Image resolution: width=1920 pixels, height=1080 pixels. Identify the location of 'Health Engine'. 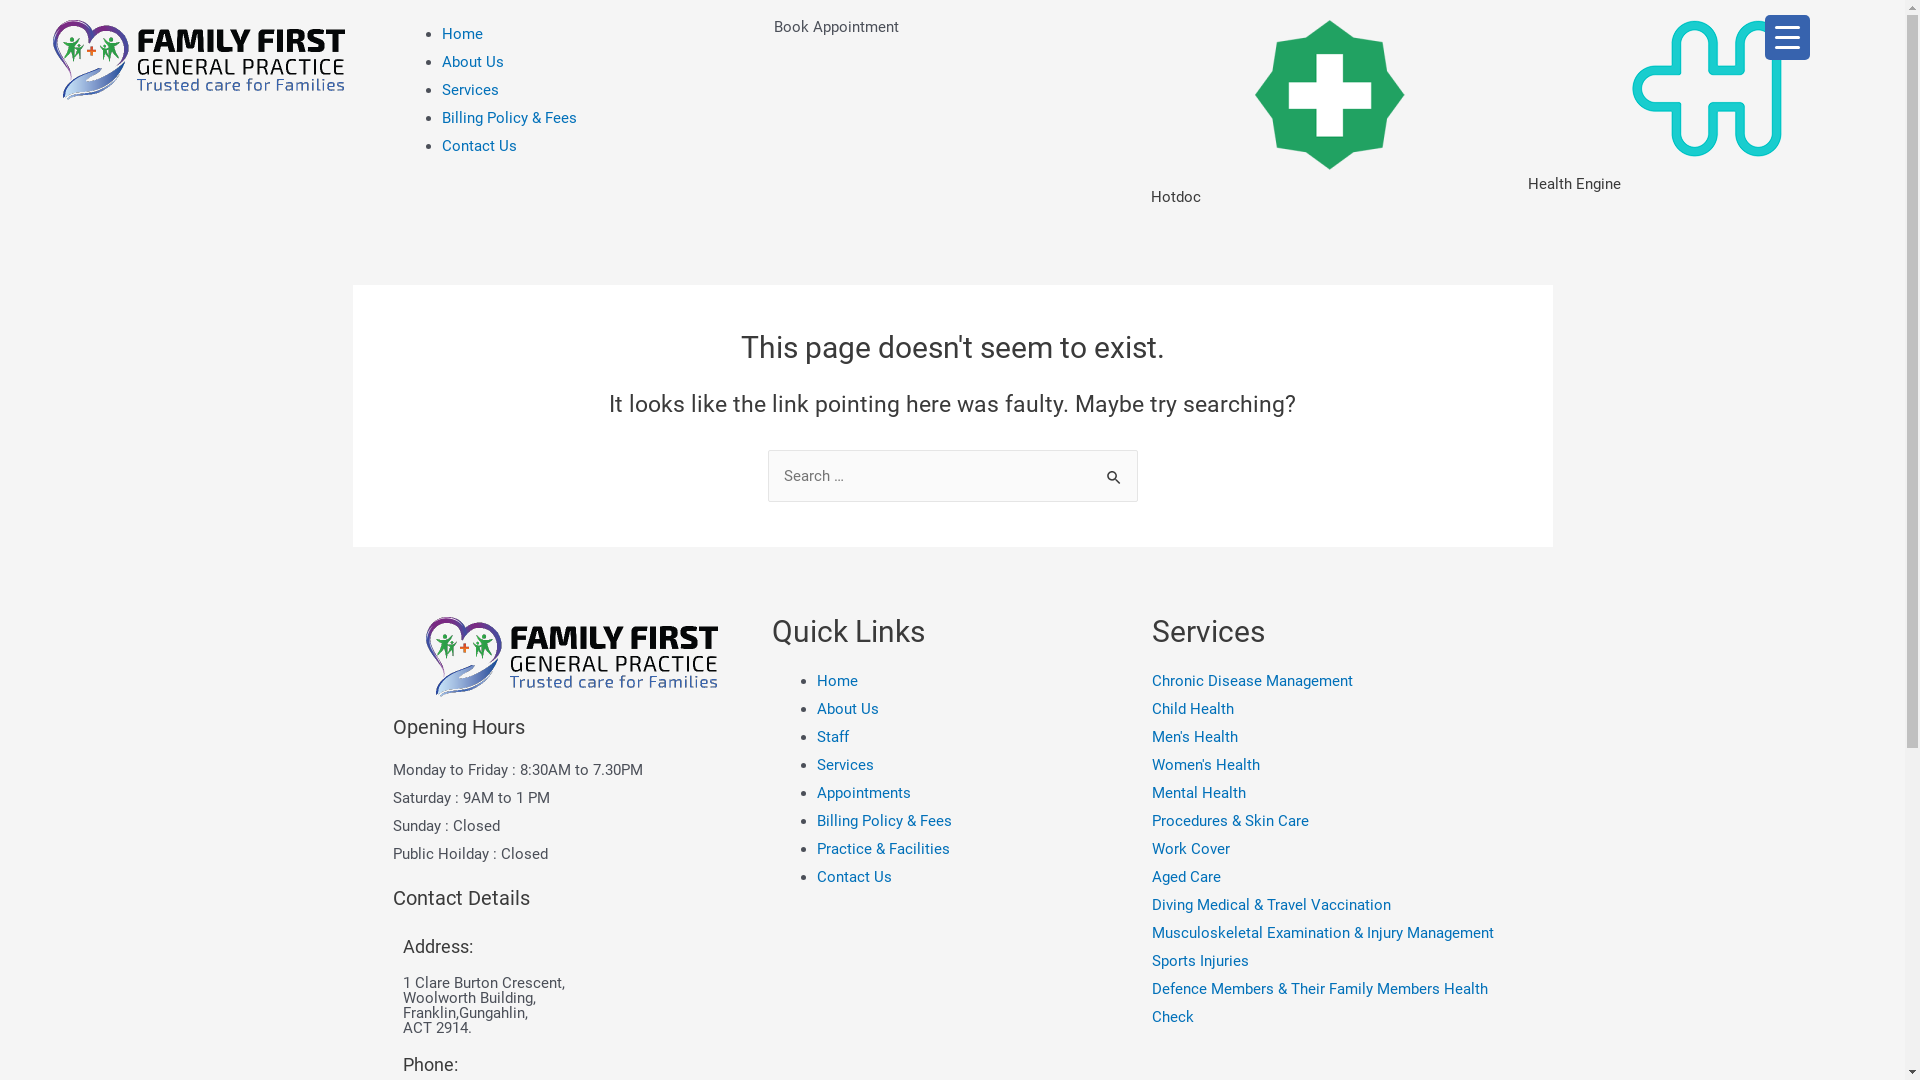
(1573, 184).